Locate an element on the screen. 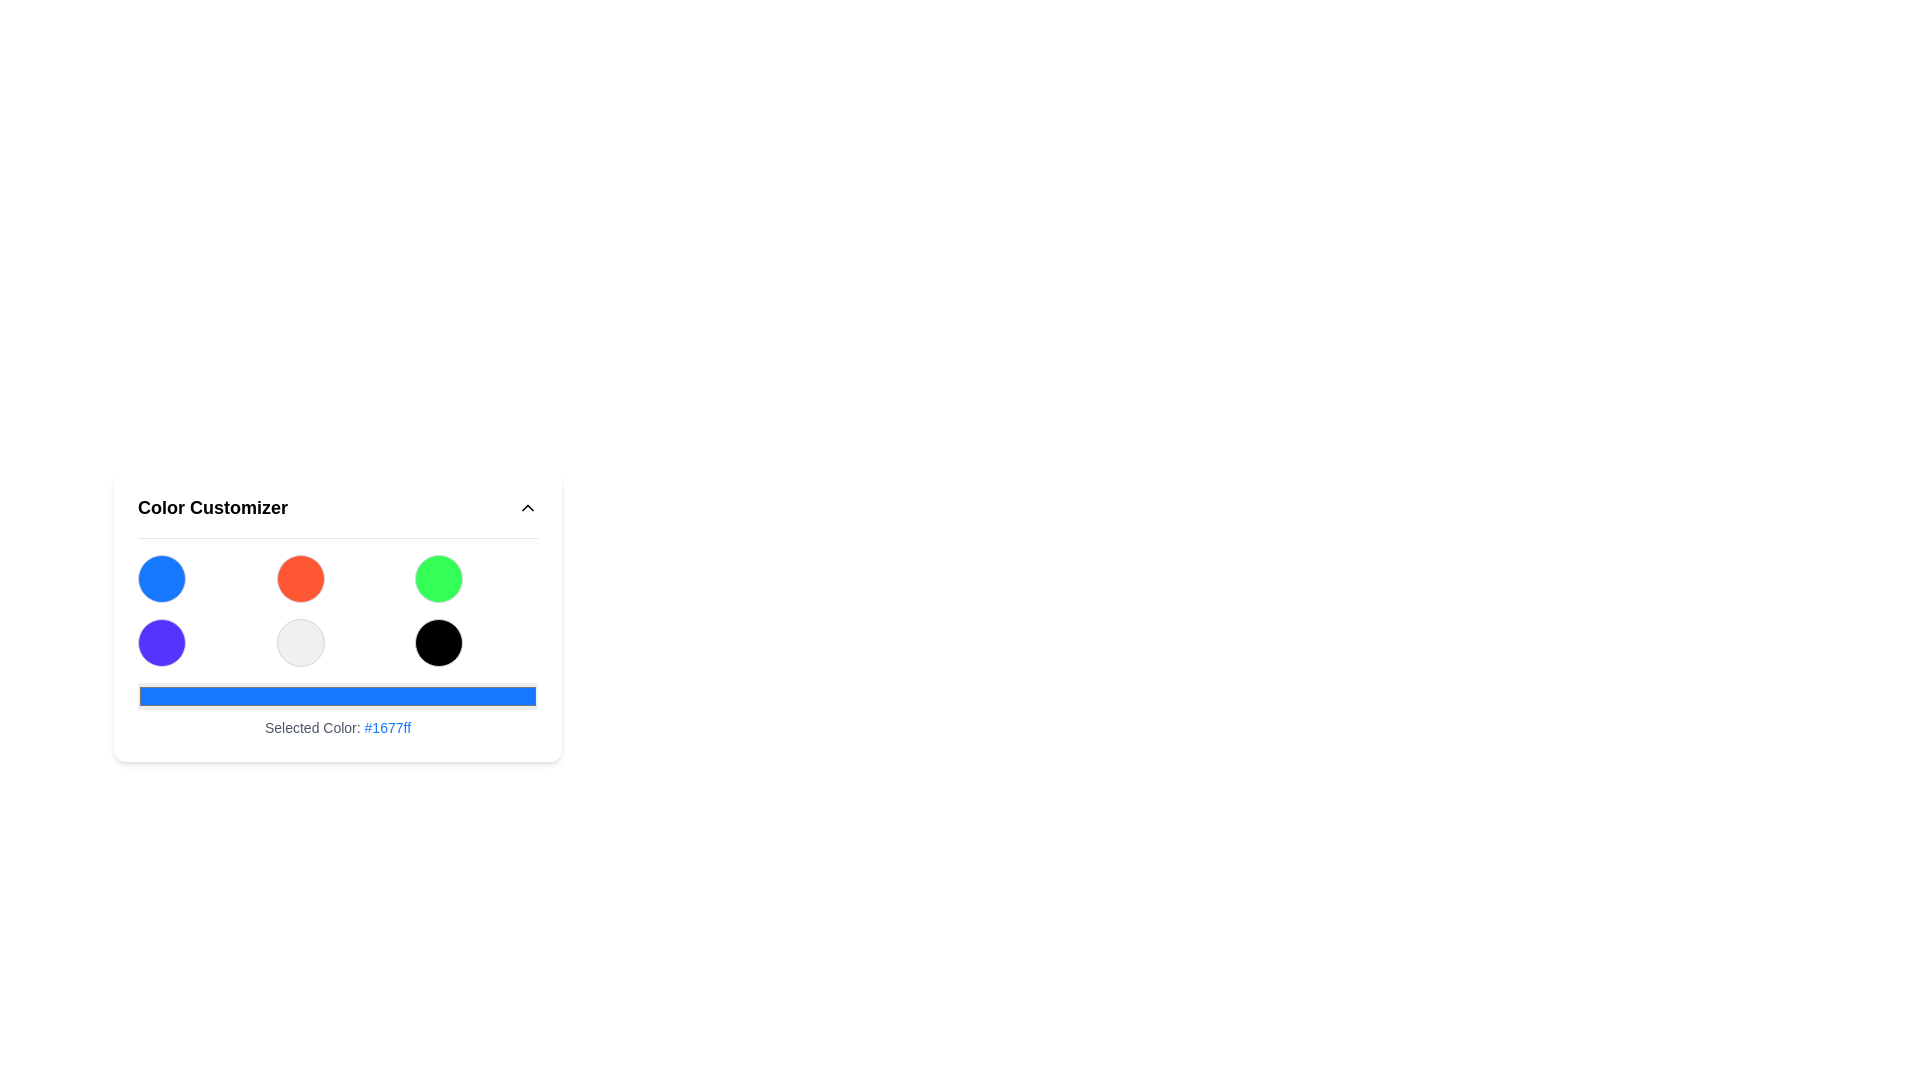 The height and width of the screenshot is (1080, 1920). the grid of circular buttons for possible tooltips related to color selection is located at coordinates (337, 609).